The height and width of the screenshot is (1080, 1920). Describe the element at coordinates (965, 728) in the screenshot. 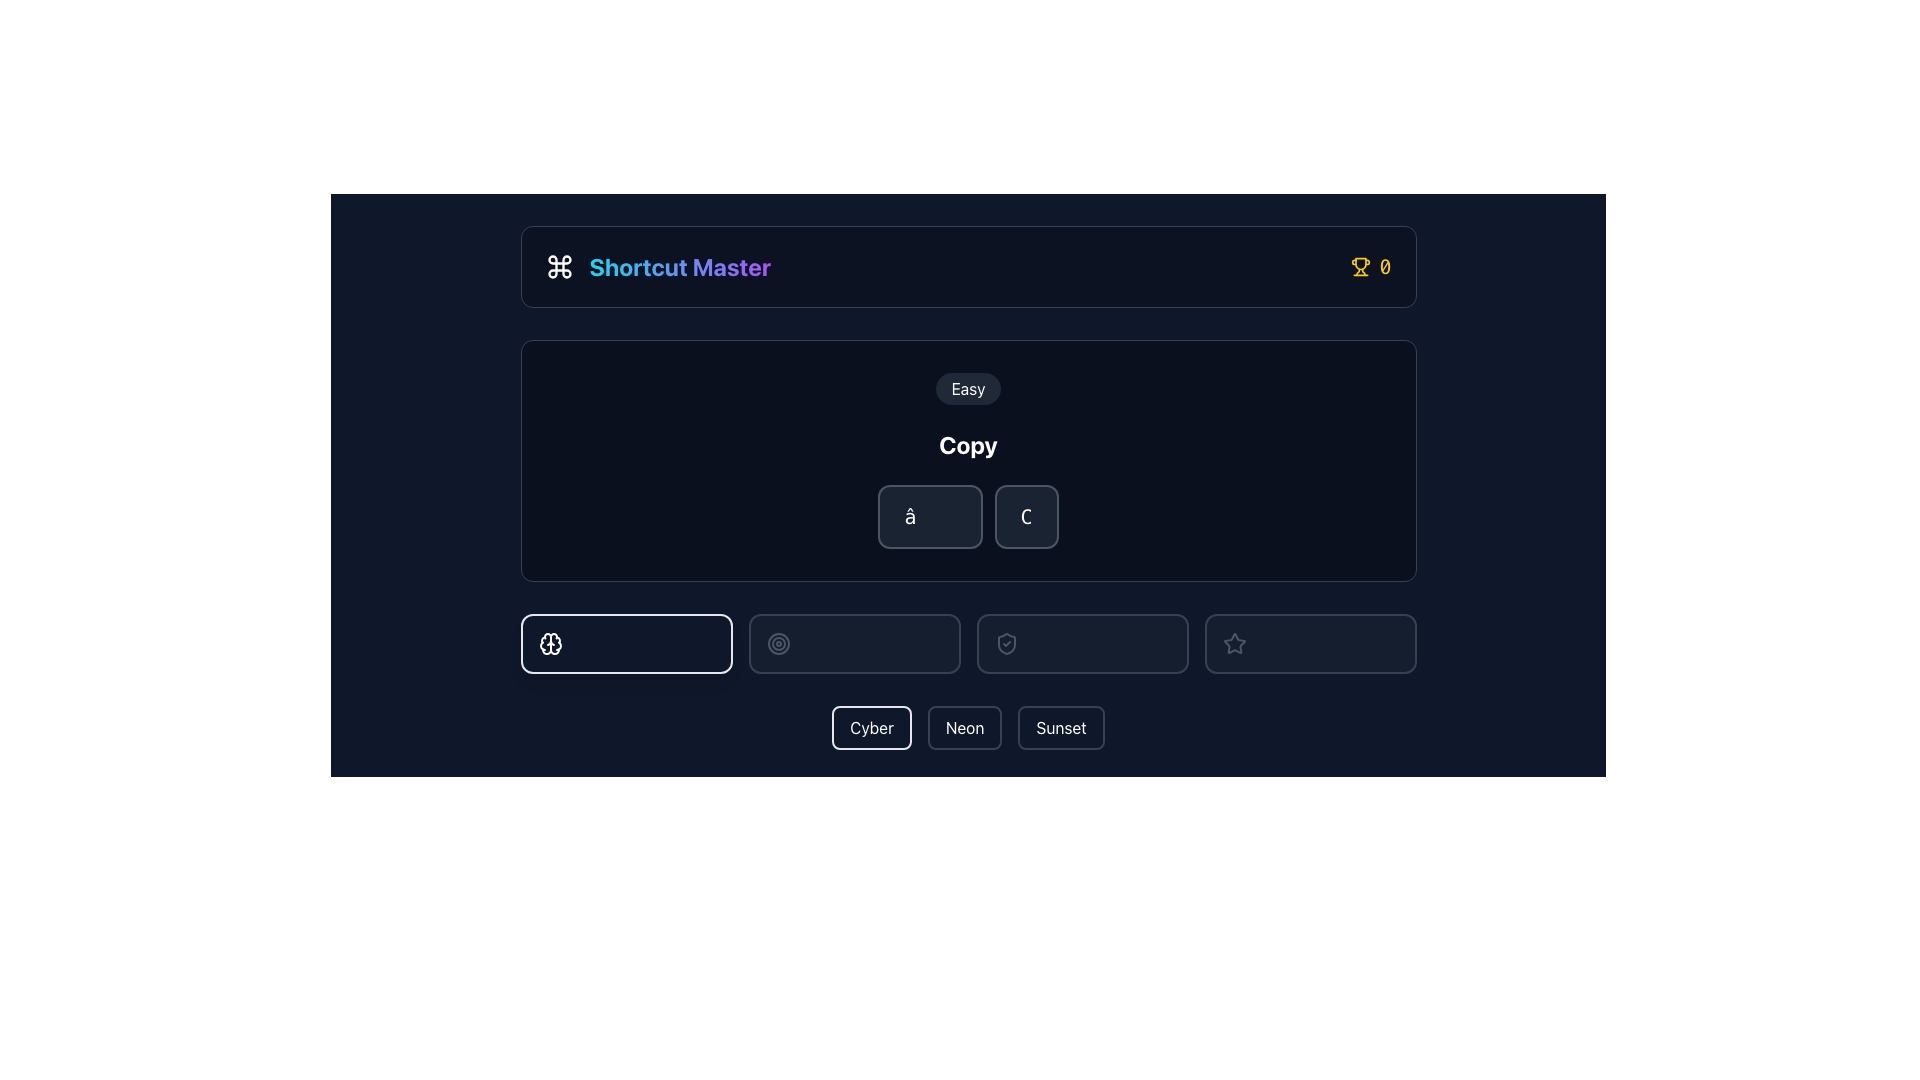

I see `the 'Neon' button, which is the second button in a group of three horizontally aligned buttons` at that location.